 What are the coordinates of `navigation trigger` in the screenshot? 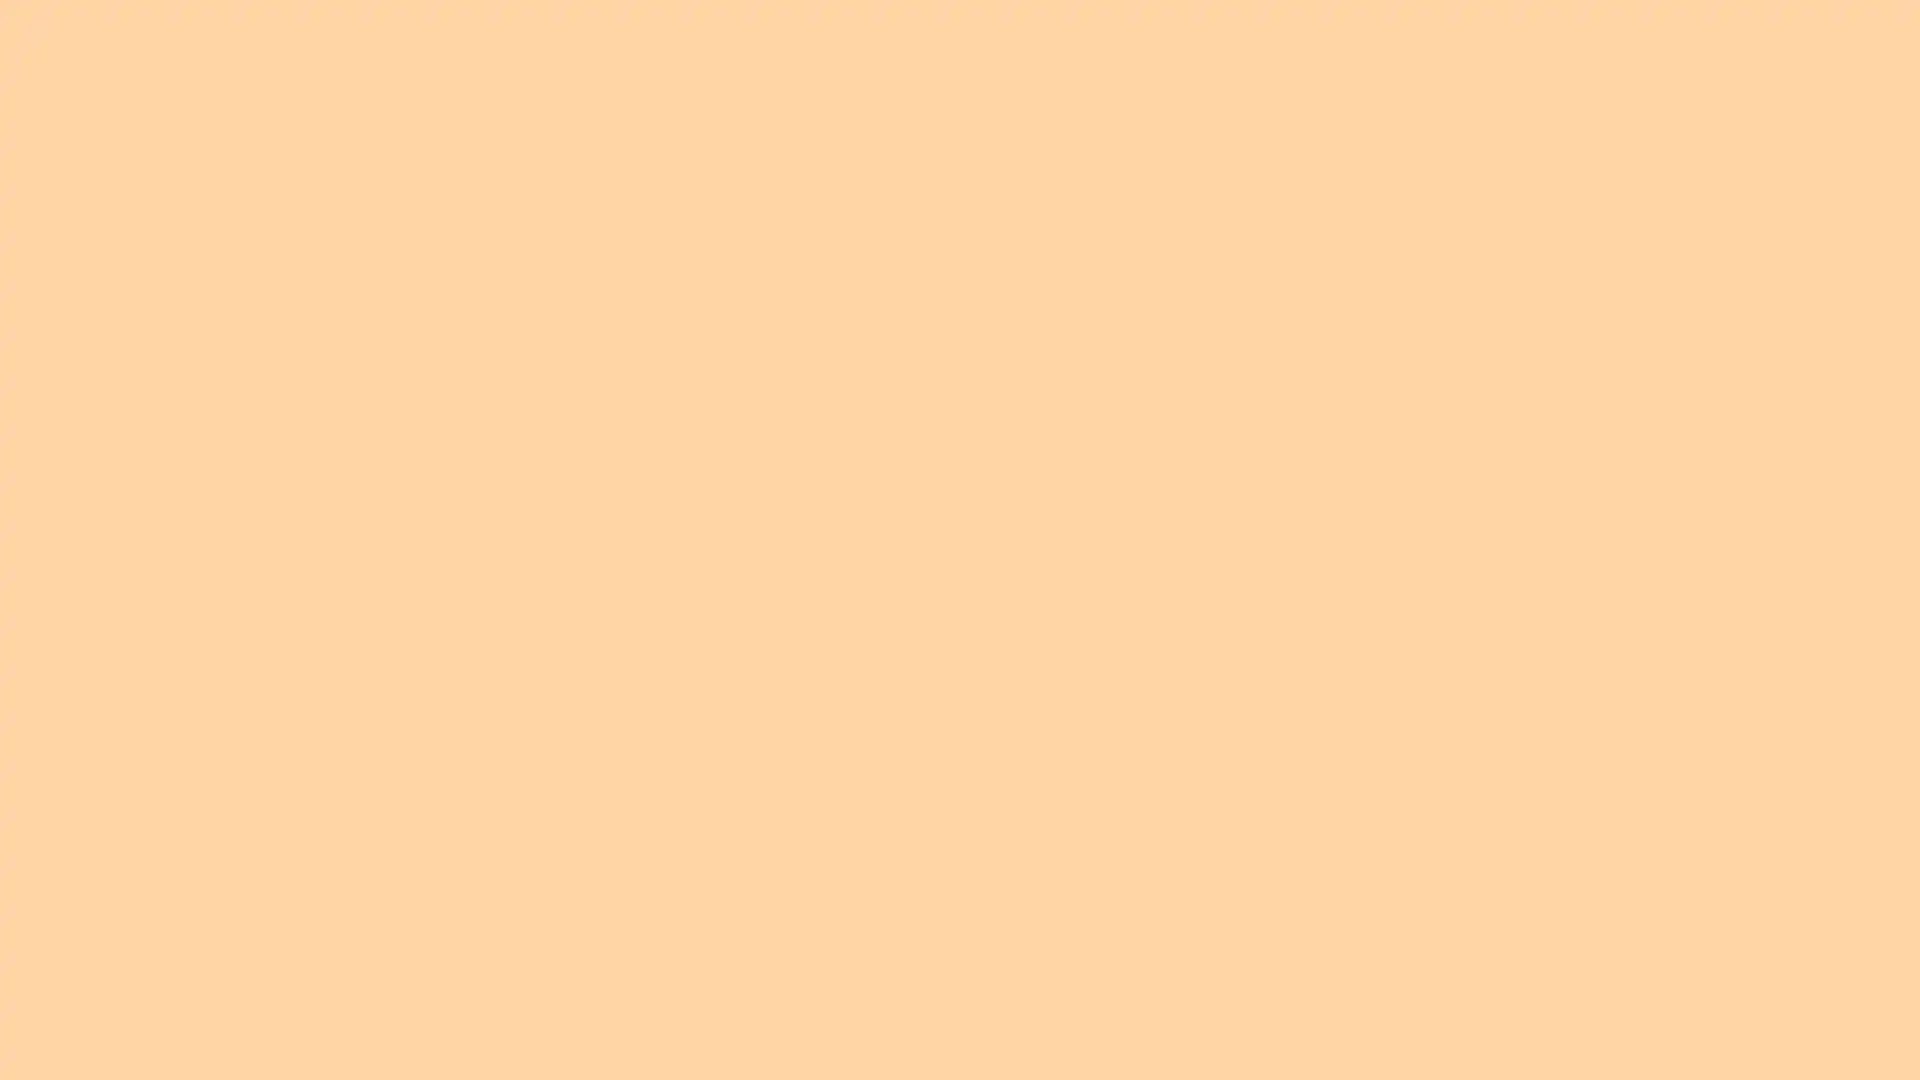 It's located at (1680, 45).